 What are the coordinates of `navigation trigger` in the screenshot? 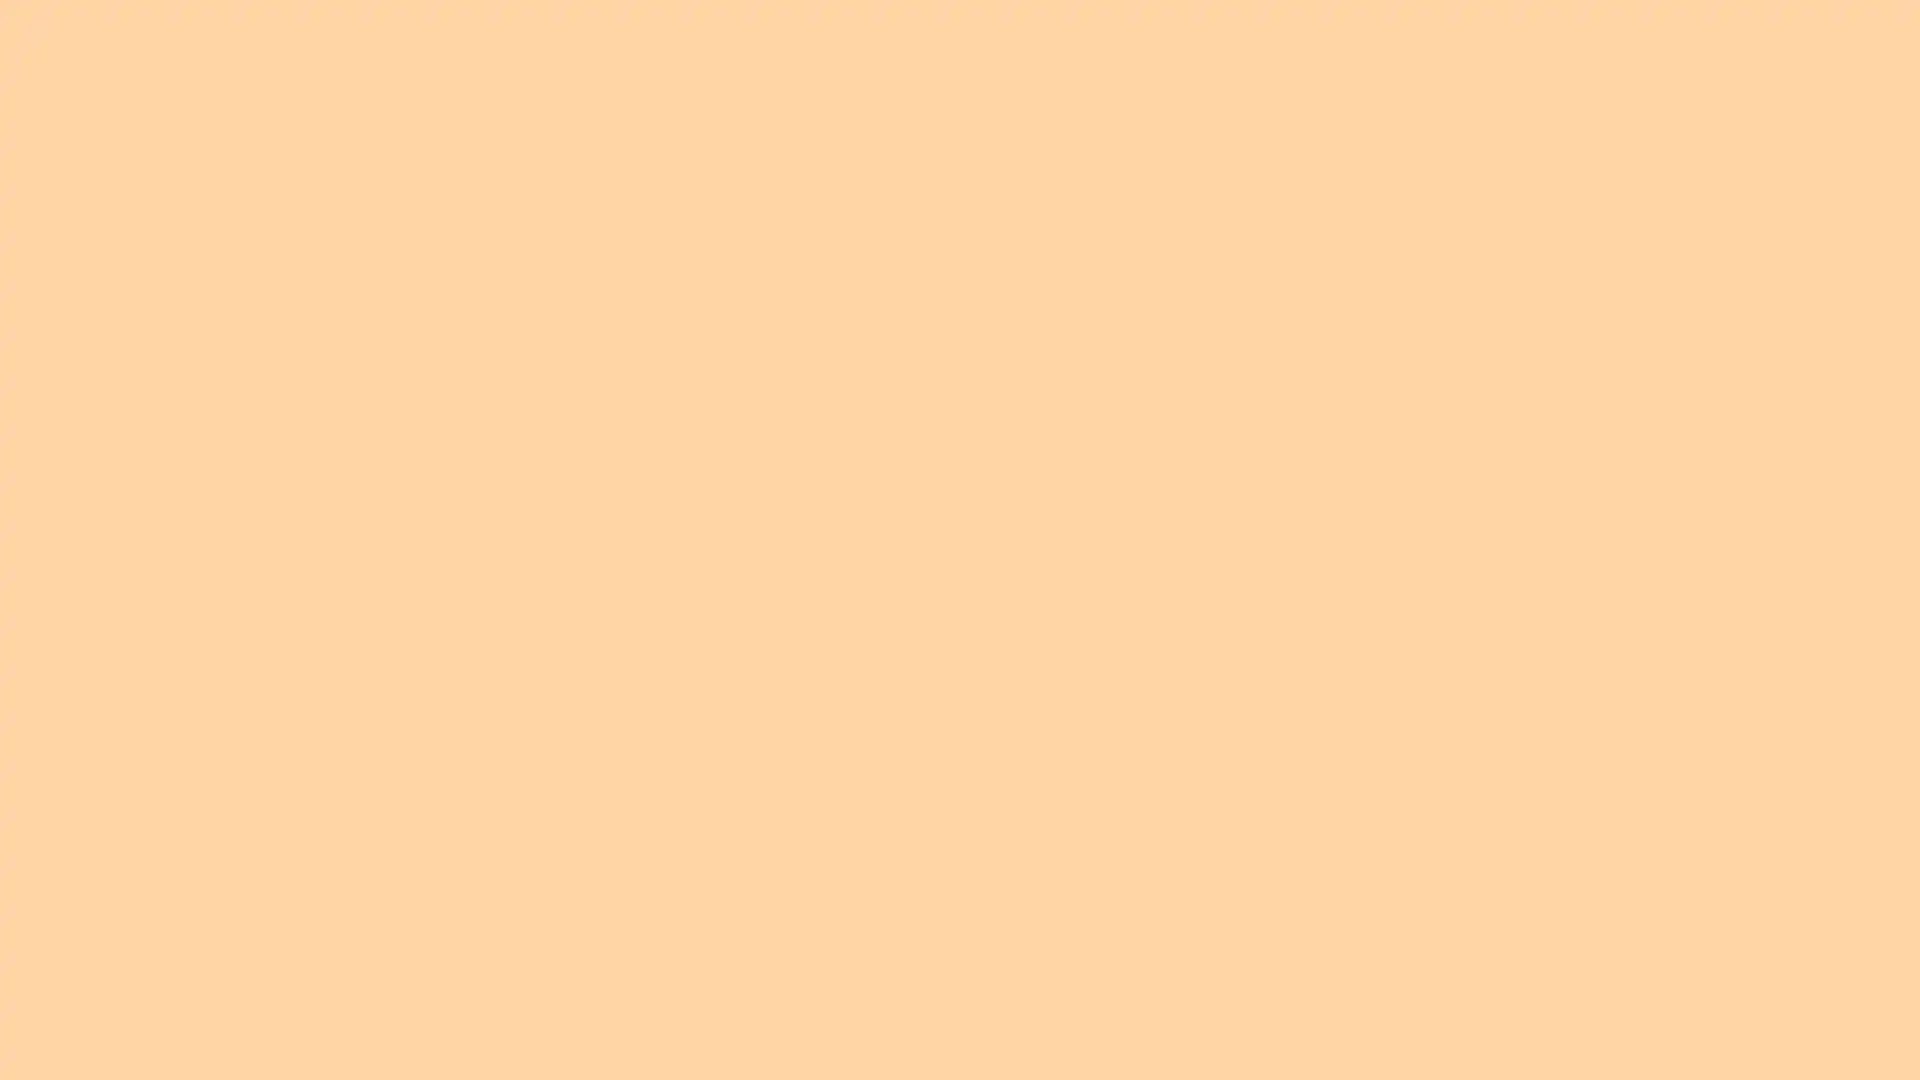 It's located at (1680, 45).